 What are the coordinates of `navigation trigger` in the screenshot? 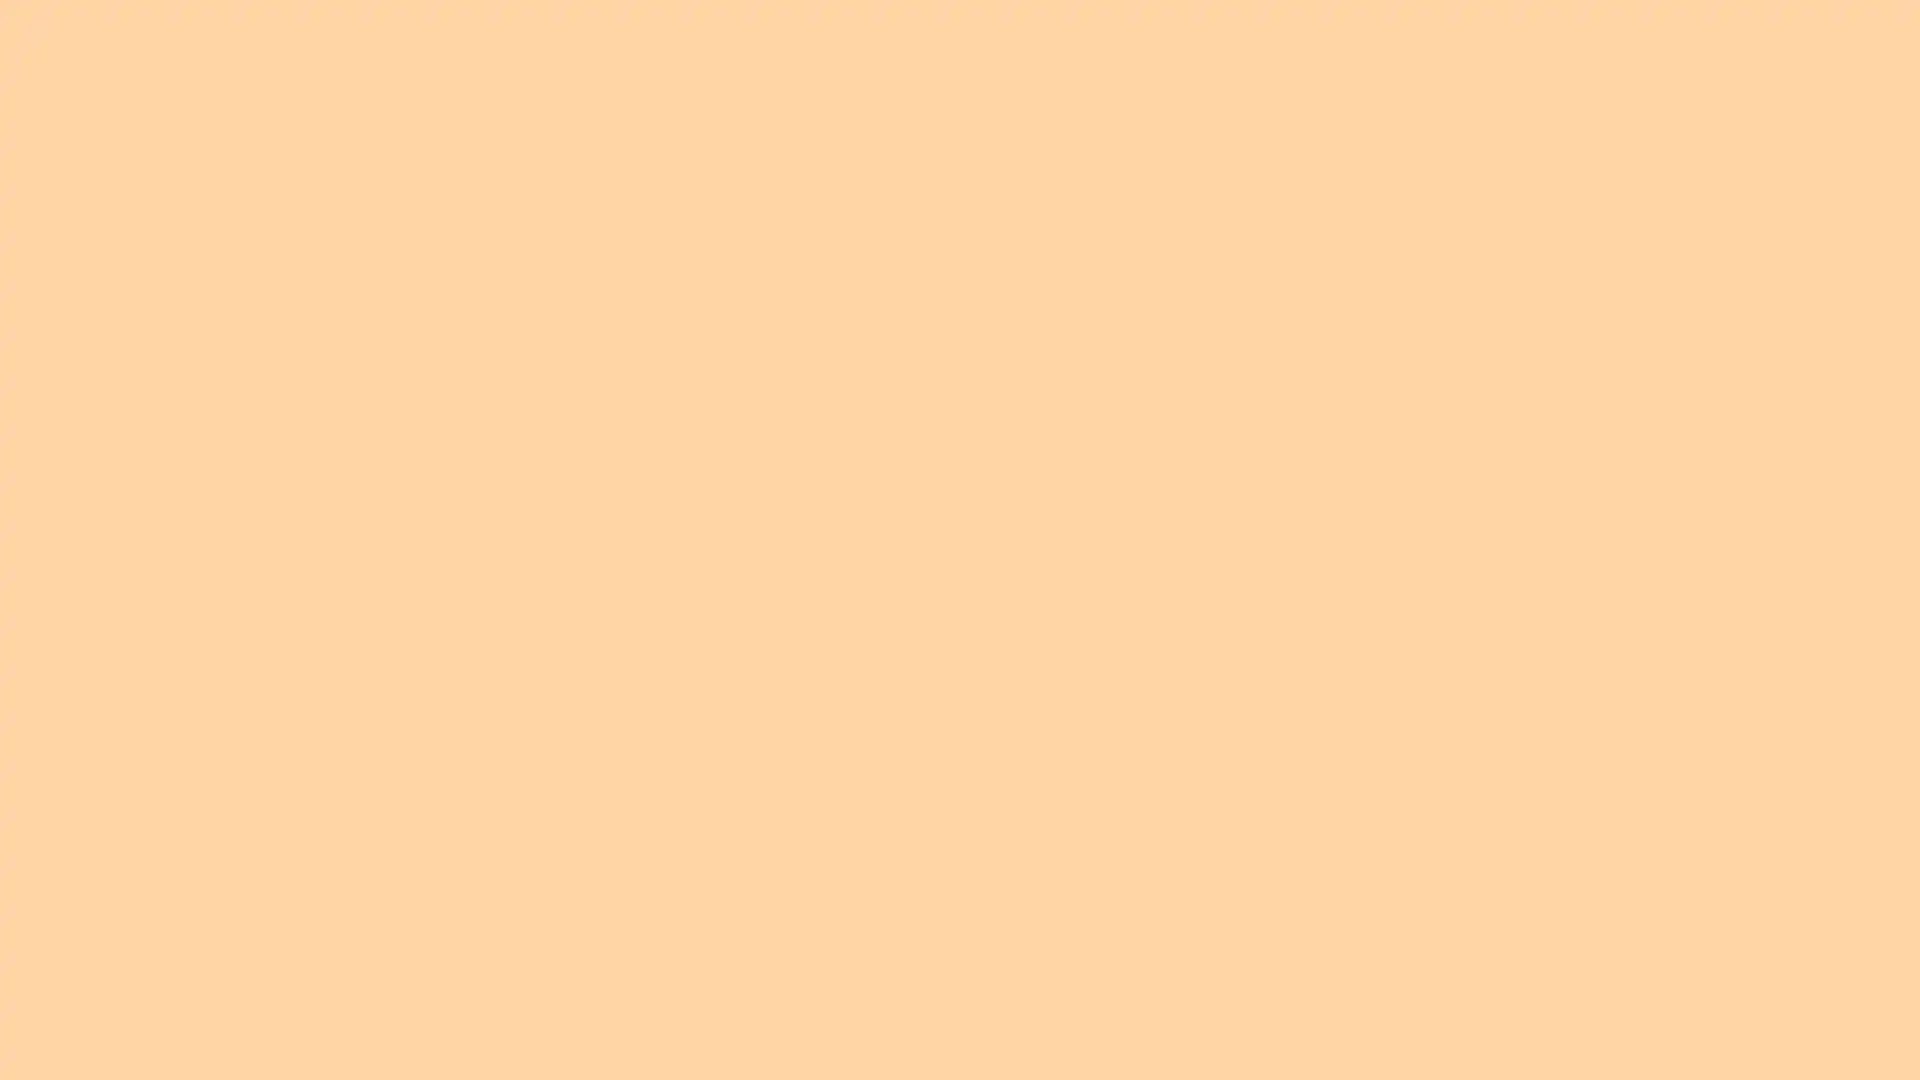 It's located at (1680, 45).